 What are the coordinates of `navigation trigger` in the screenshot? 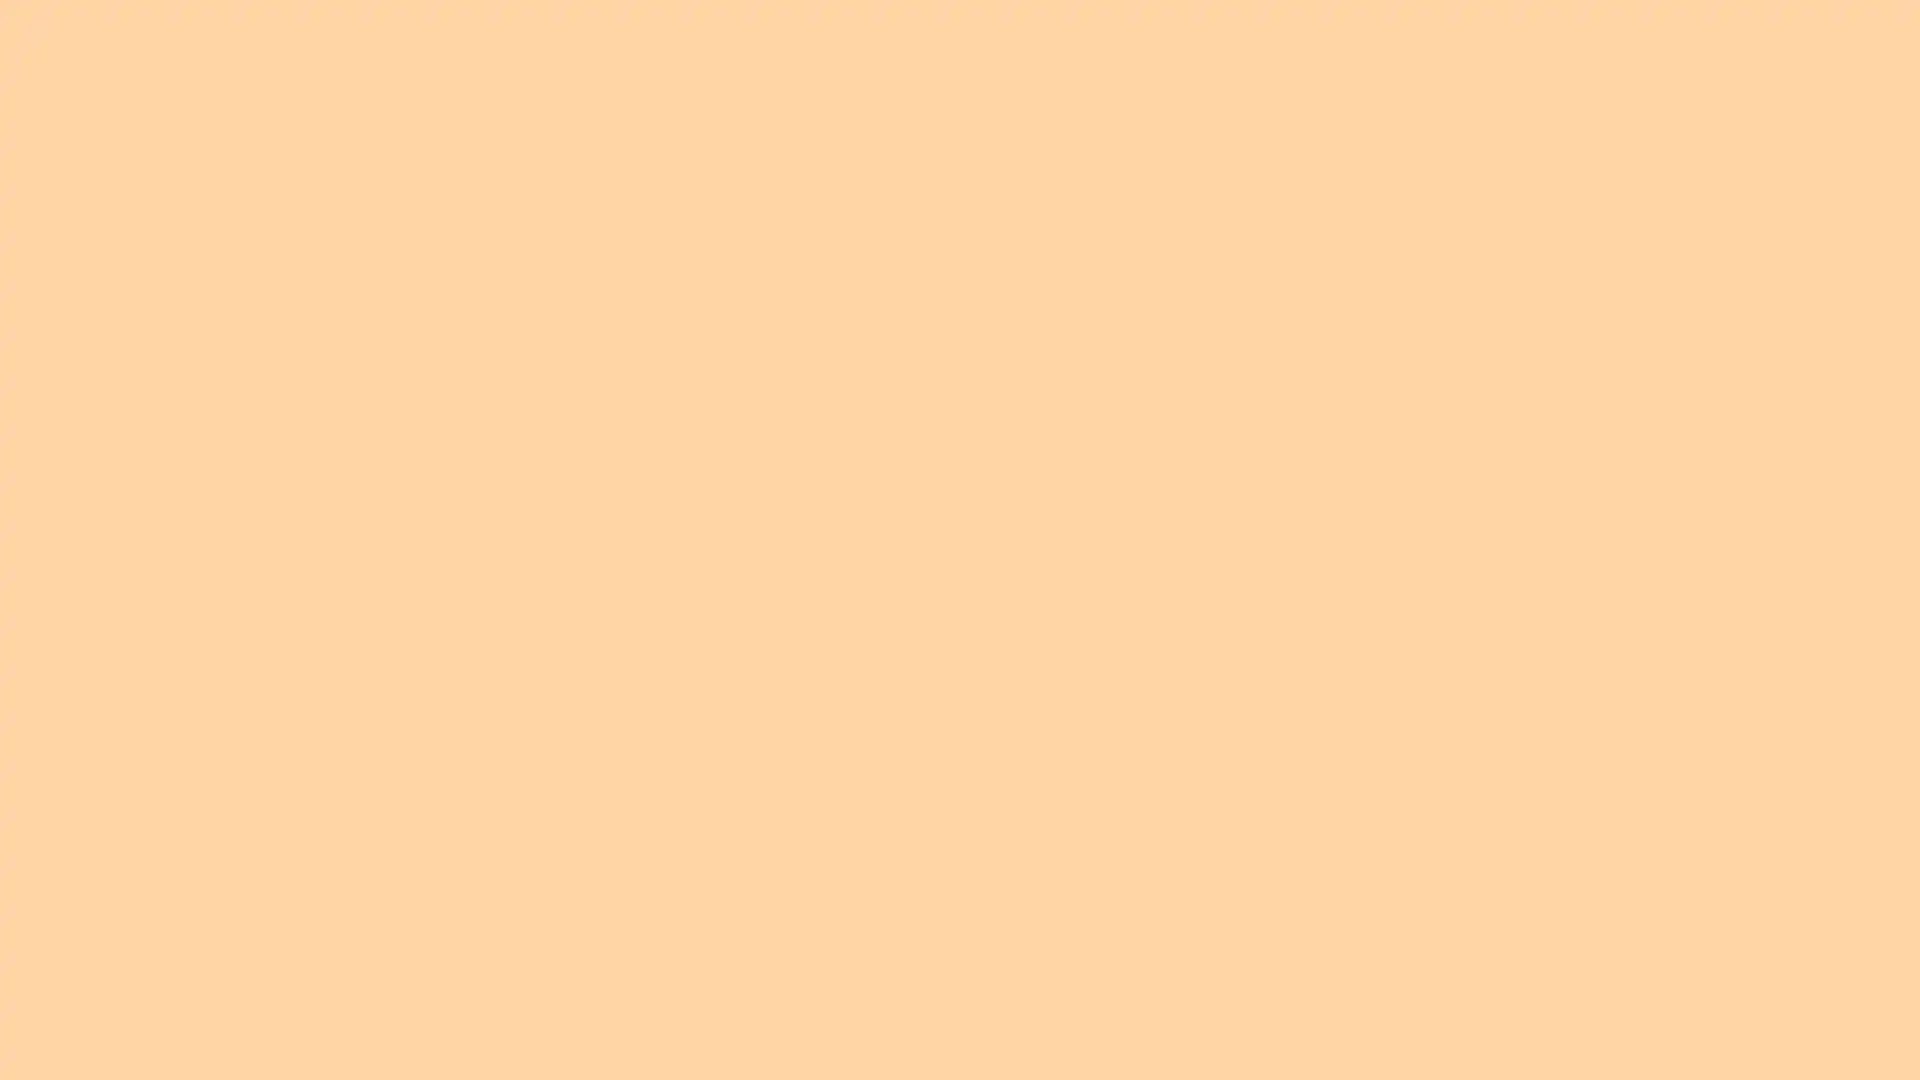 It's located at (1680, 45).